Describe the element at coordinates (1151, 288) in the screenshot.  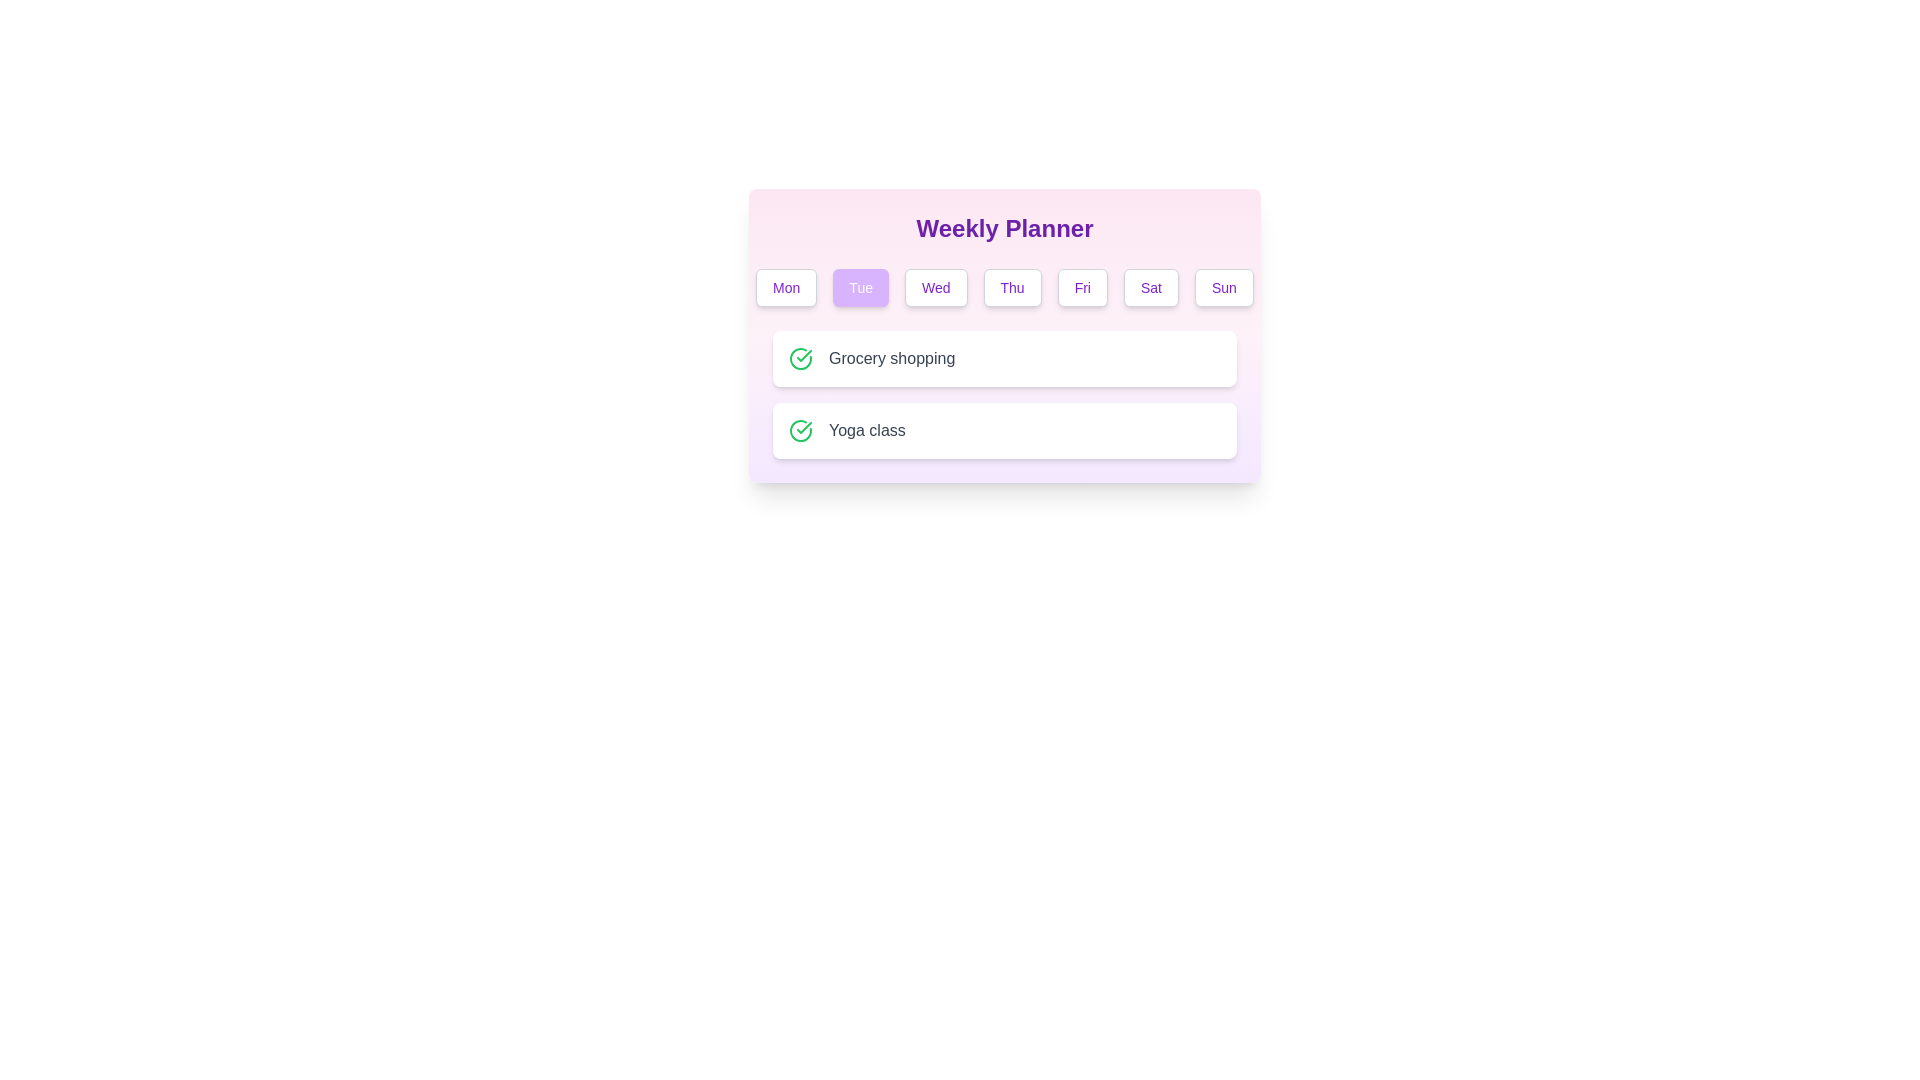
I see `the button corresponding to Sat to select it` at that location.